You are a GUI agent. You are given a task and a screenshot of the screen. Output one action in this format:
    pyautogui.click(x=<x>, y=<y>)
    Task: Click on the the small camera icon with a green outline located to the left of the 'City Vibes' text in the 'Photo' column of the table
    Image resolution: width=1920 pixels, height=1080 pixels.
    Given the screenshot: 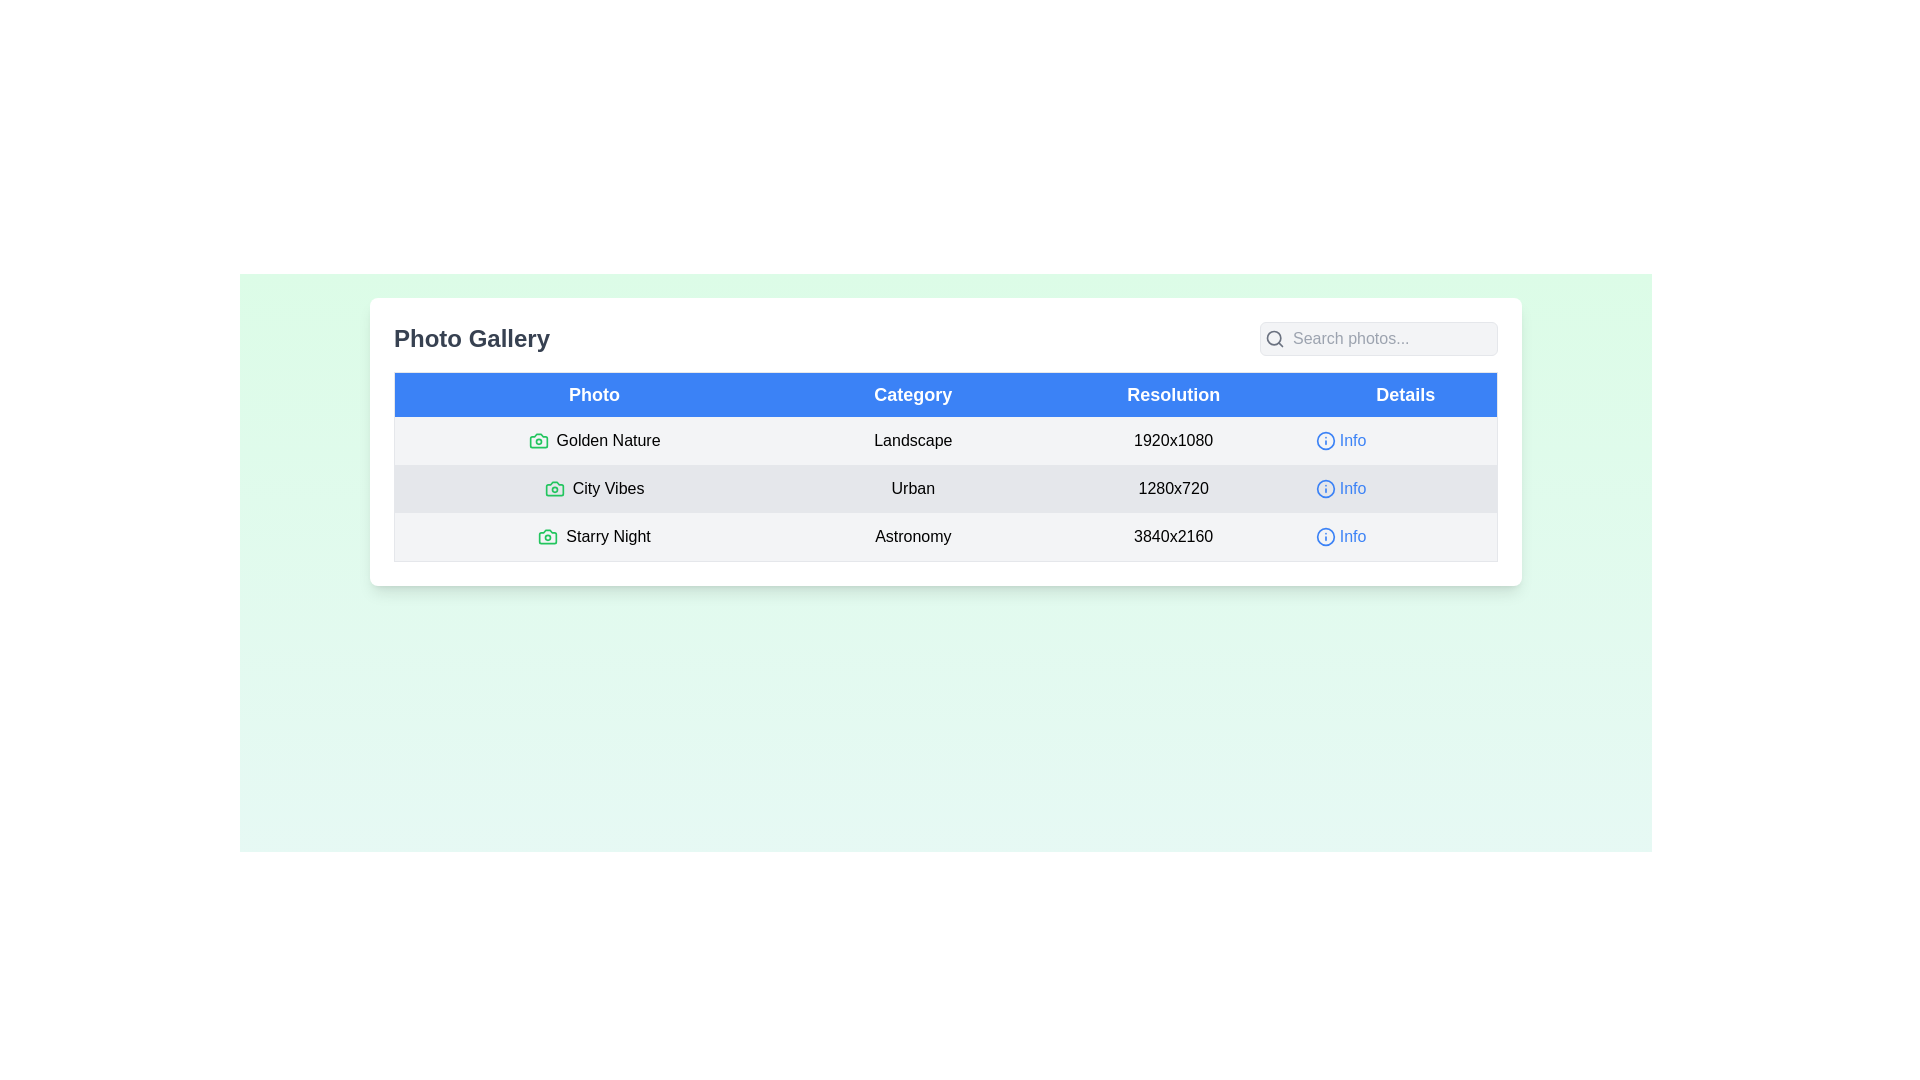 What is the action you would take?
    pyautogui.click(x=554, y=489)
    